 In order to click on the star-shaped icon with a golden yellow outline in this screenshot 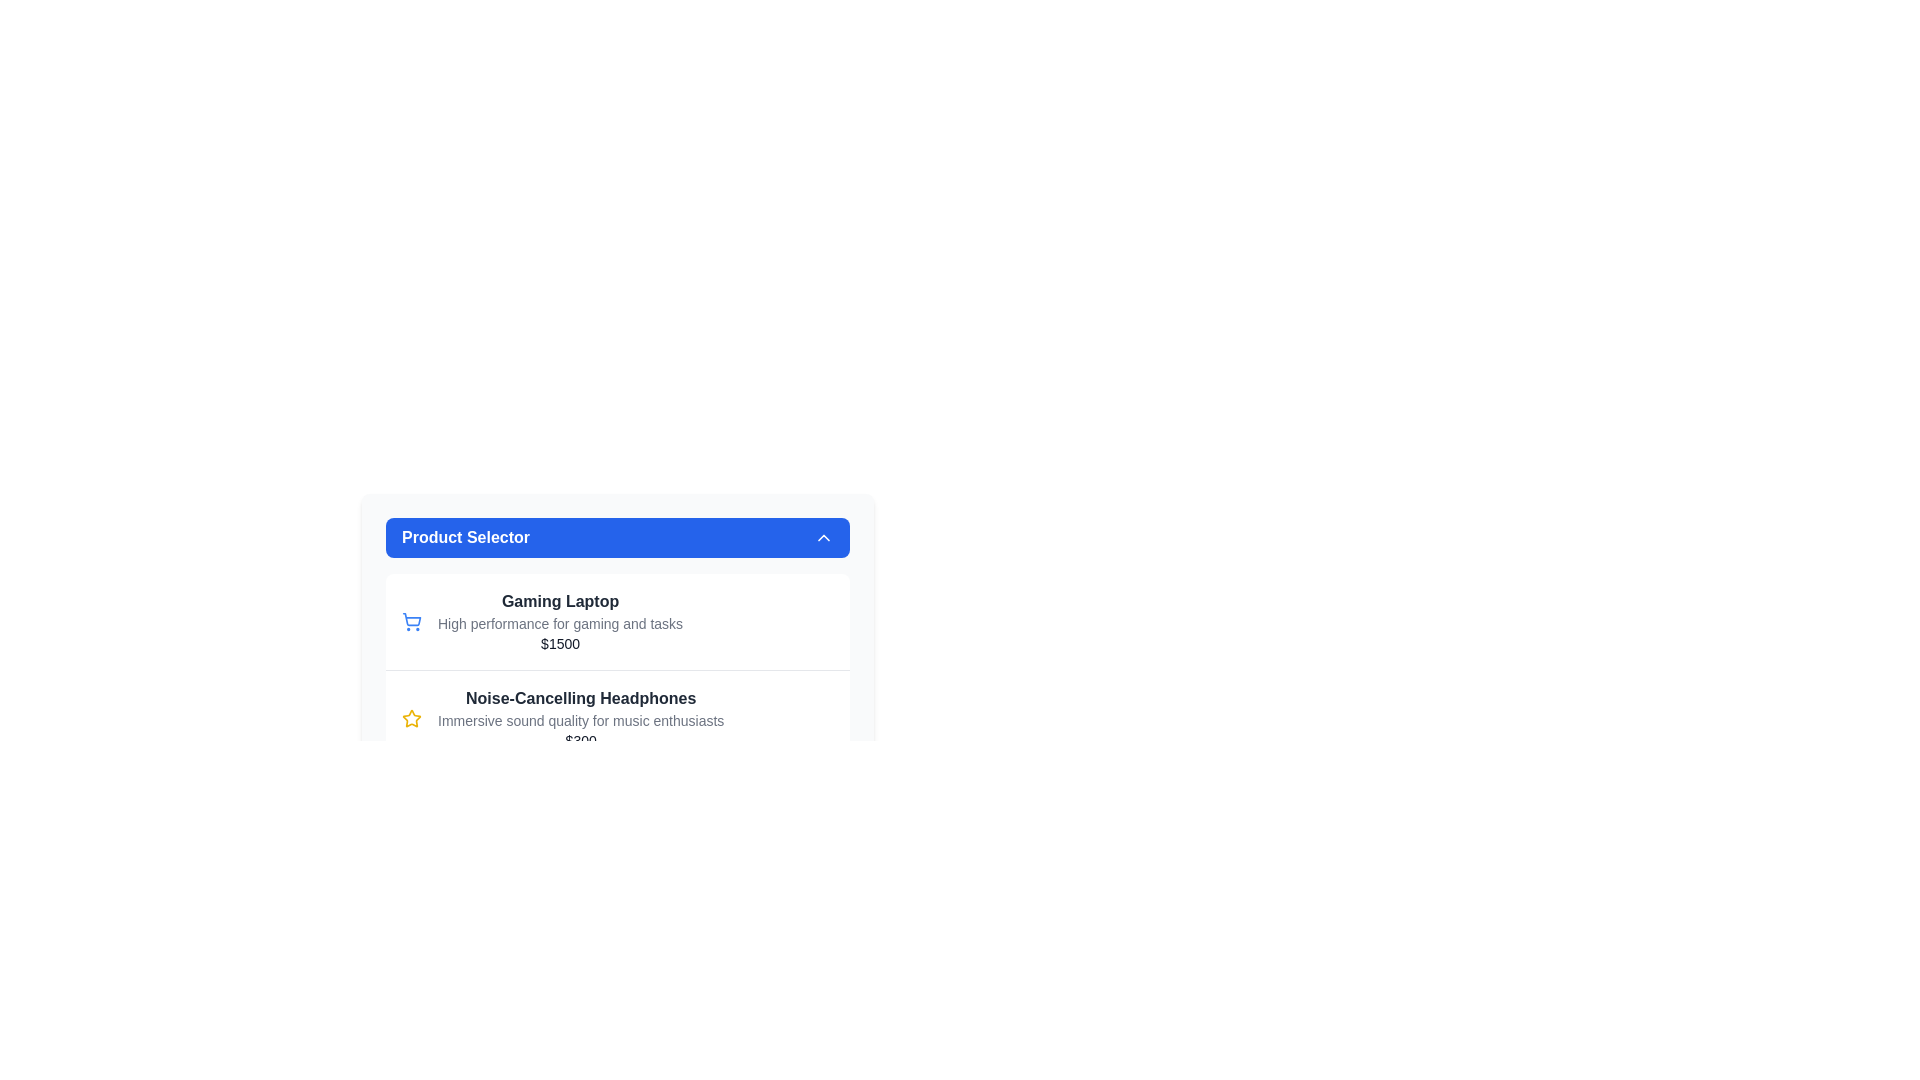, I will do `click(411, 717)`.